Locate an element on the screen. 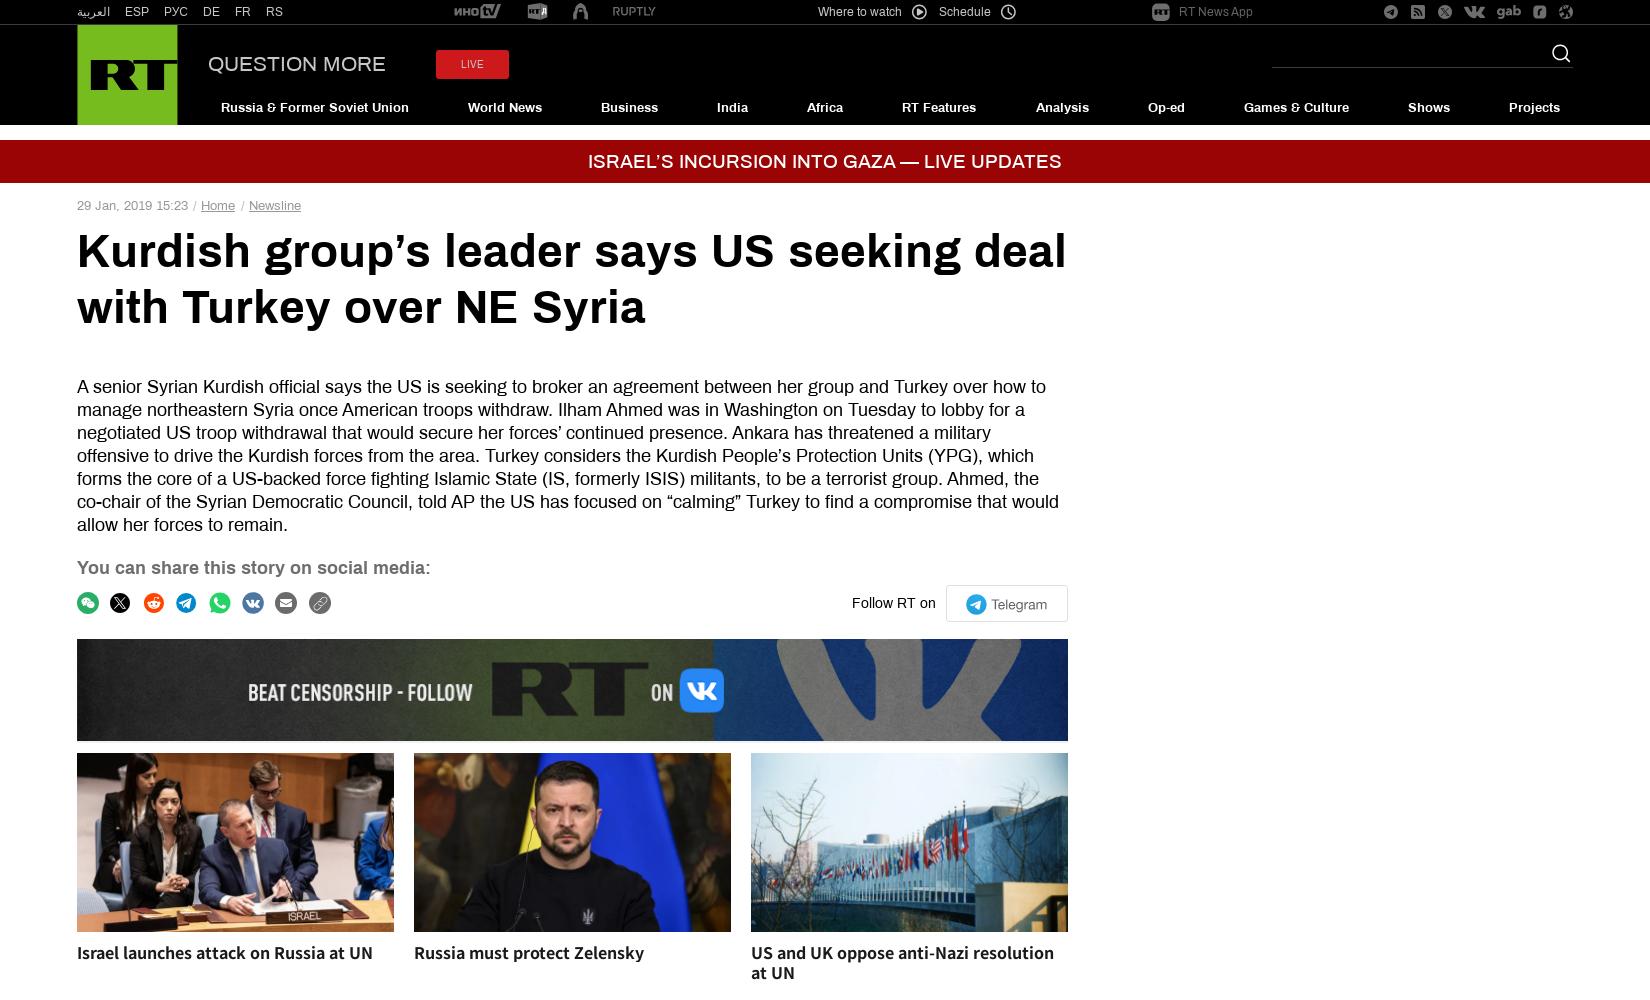 This screenshot has height=1000, width=1650. 'Shows' is located at coordinates (1427, 106).